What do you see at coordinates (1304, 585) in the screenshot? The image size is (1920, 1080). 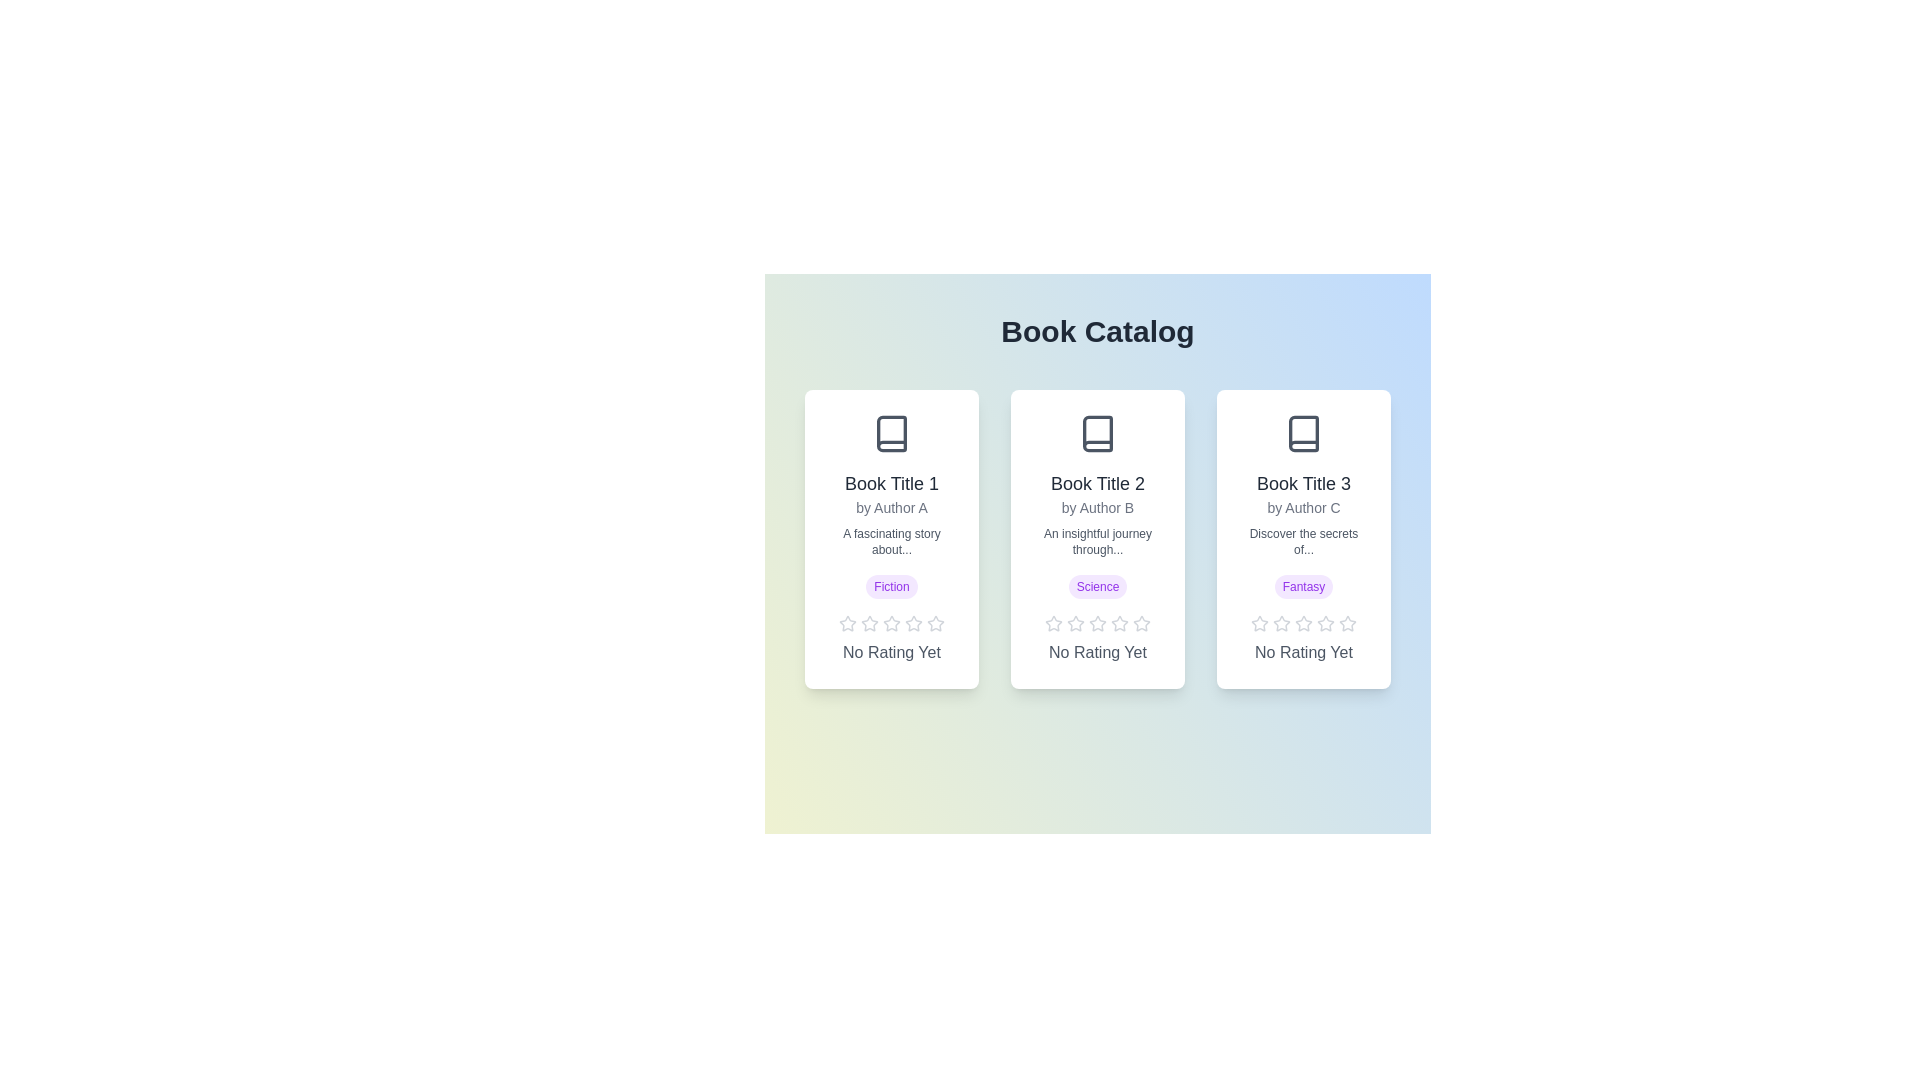 I see `the genre tag Fantasy to interact with it` at bounding box center [1304, 585].